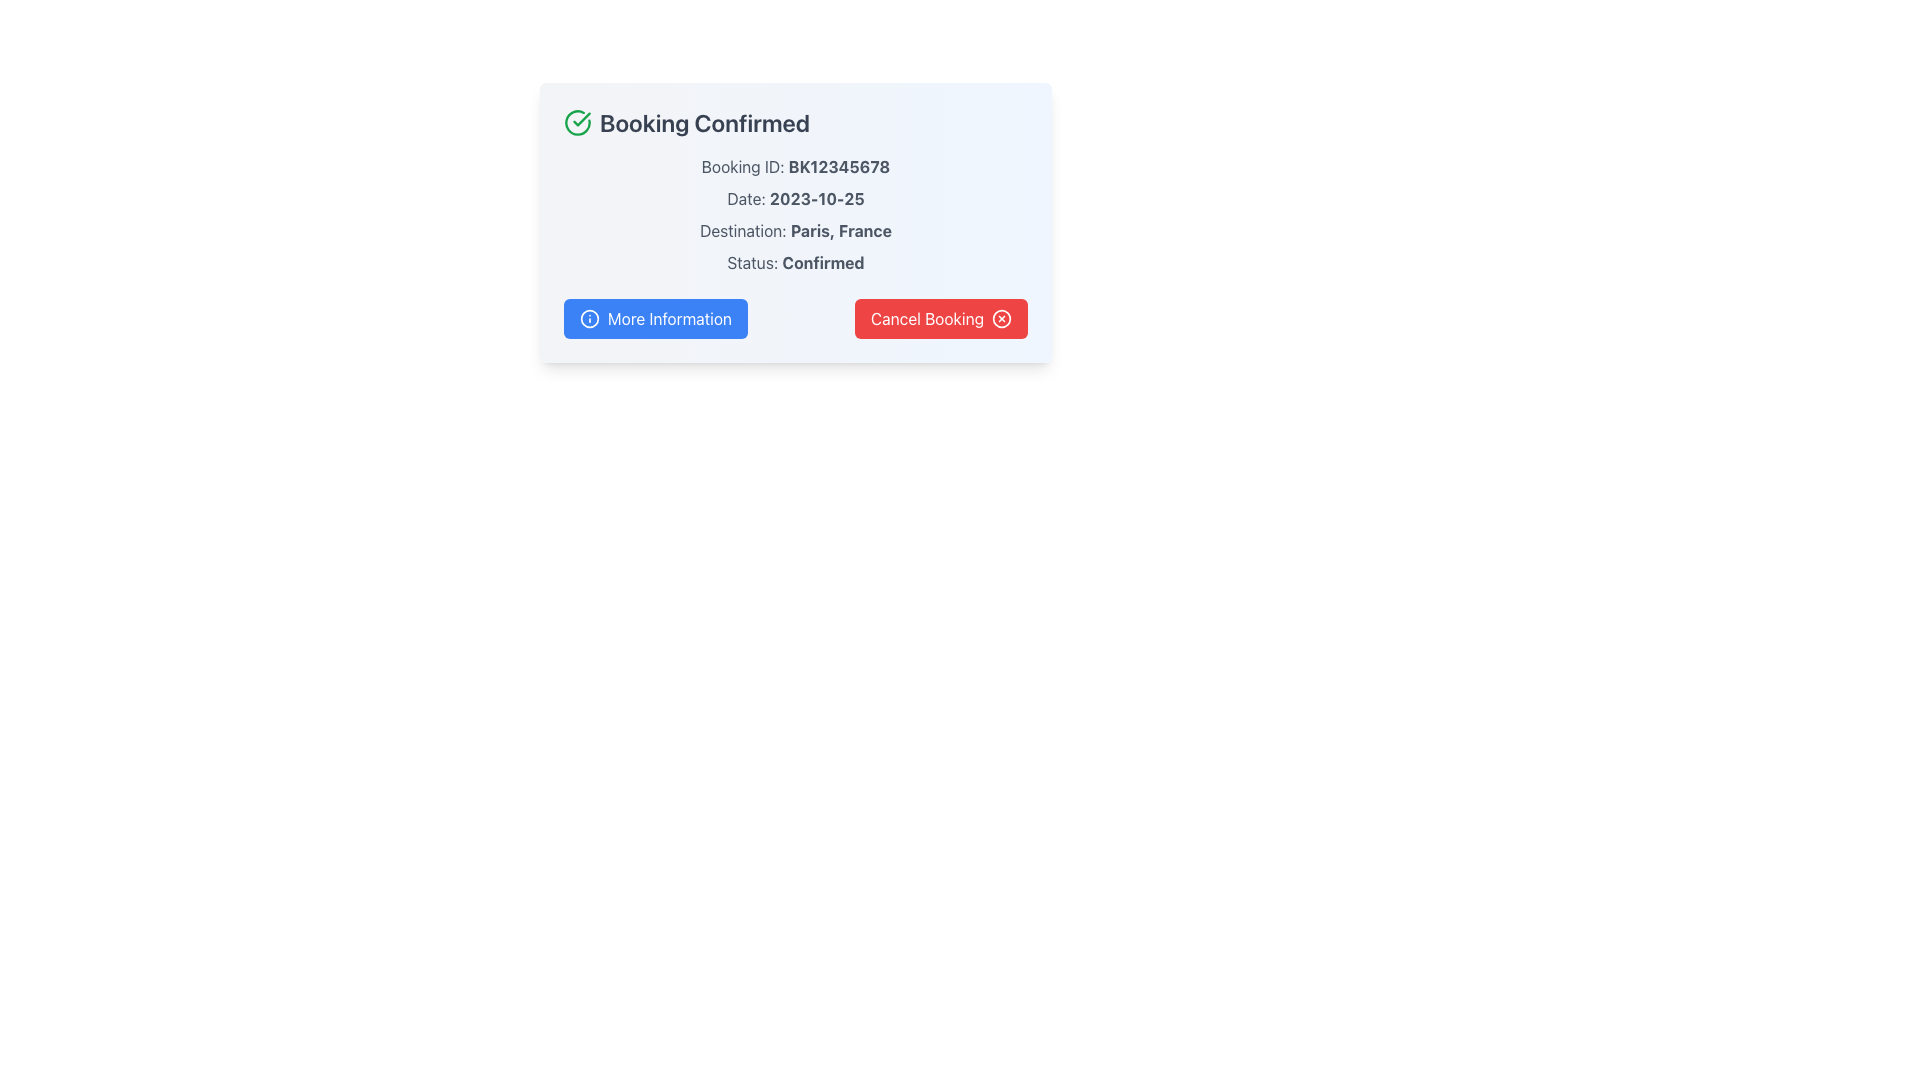  What do you see at coordinates (795, 261) in the screenshot?
I see `the text label displaying 'Status: Confirmed' which is located in the bottom part of the booking details section` at bounding box center [795, 261].